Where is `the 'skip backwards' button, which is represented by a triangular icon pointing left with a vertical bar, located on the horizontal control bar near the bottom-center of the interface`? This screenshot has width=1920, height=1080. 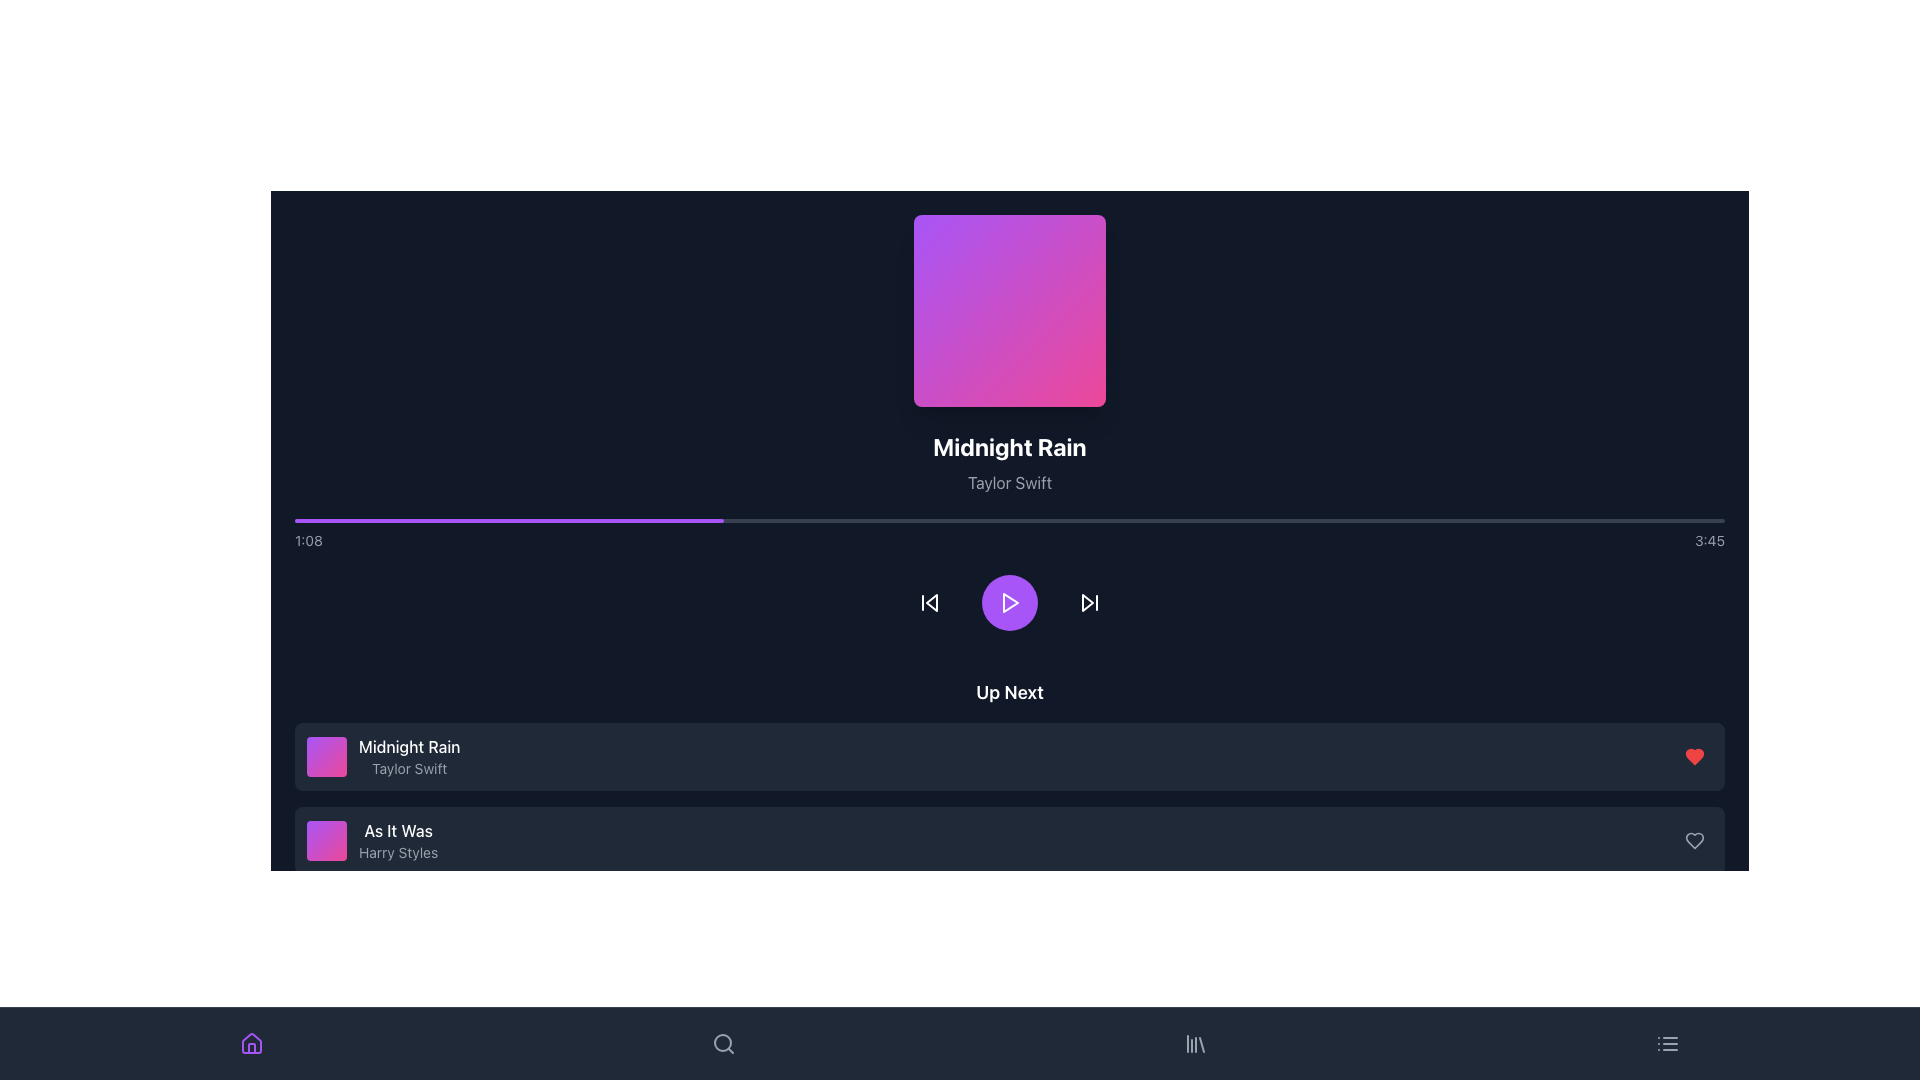 the 'skip backwards' button, which is represented by a triangular icon pointing left with a vertical bar, located on the horizontal control bar near the bottom-center of the interface is located at coordinates (929, 601).